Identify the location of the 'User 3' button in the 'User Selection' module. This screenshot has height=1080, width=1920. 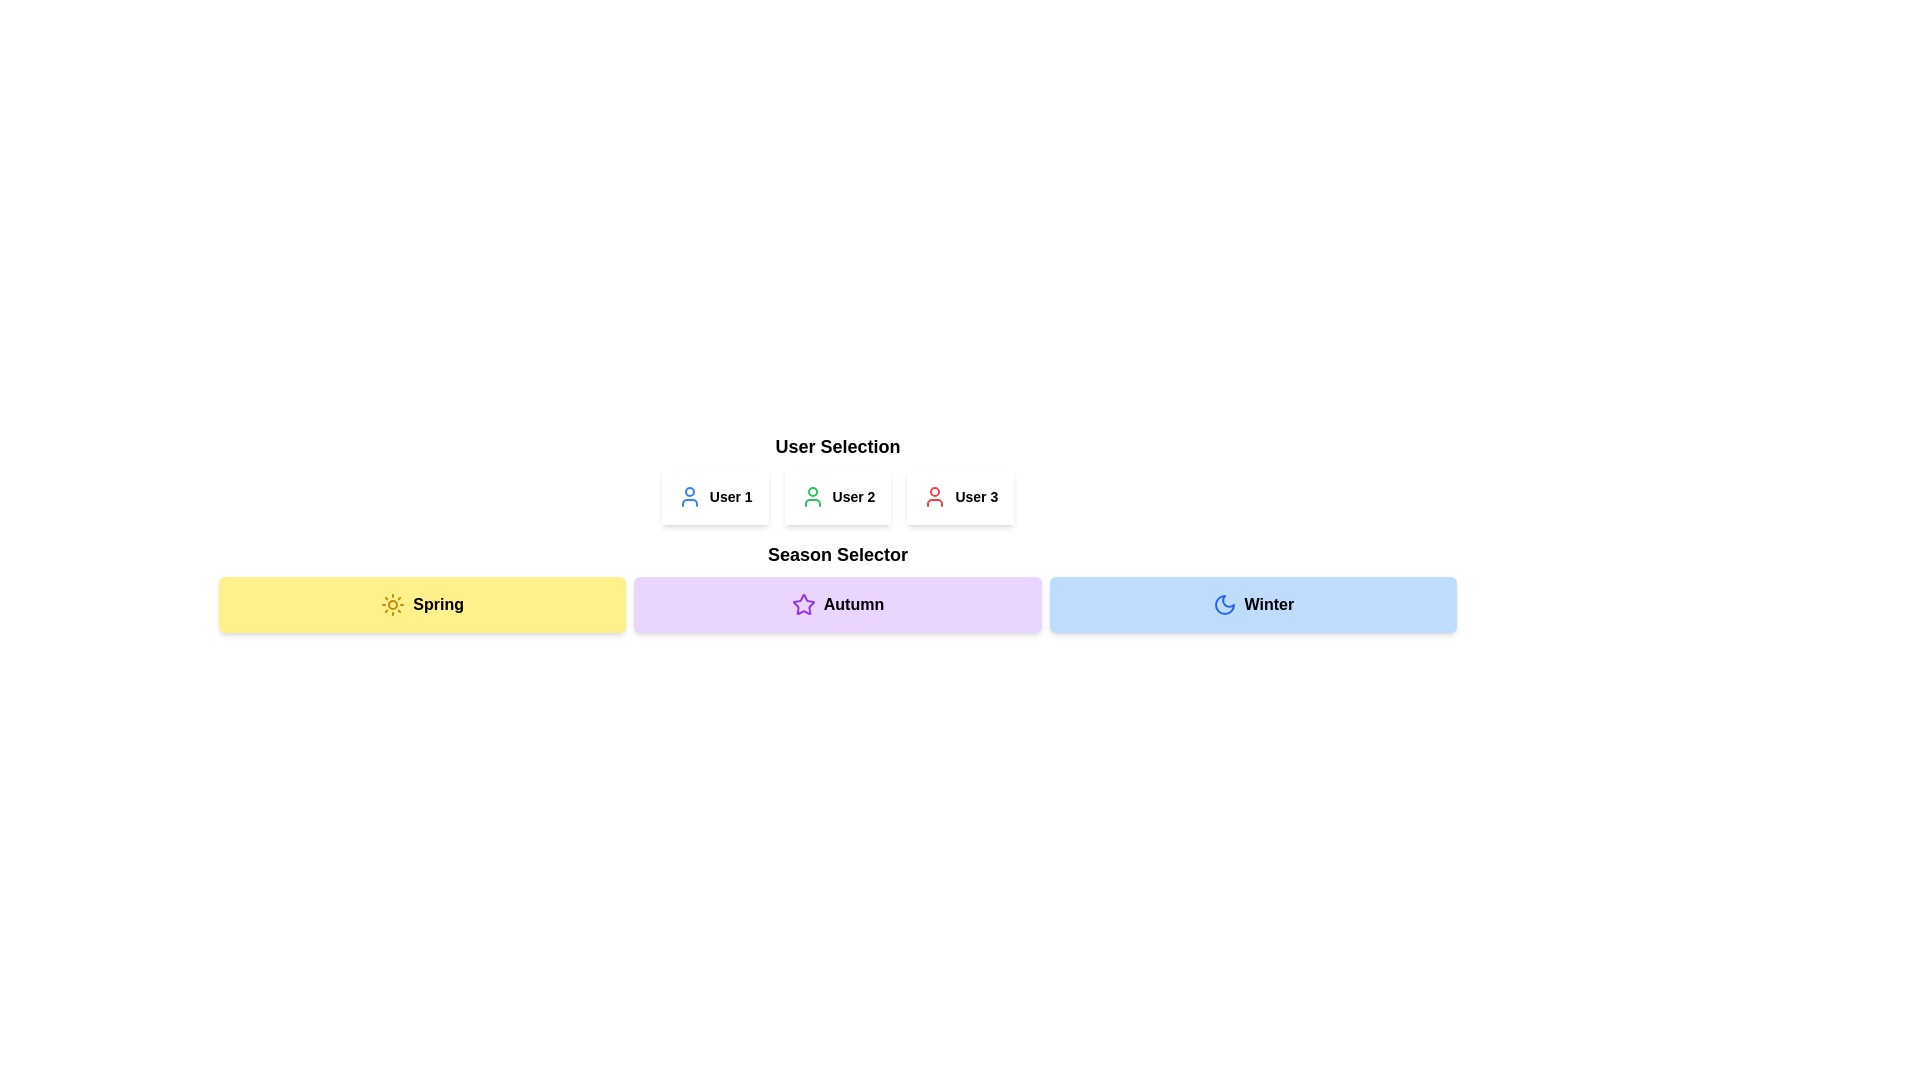
(960, 496).